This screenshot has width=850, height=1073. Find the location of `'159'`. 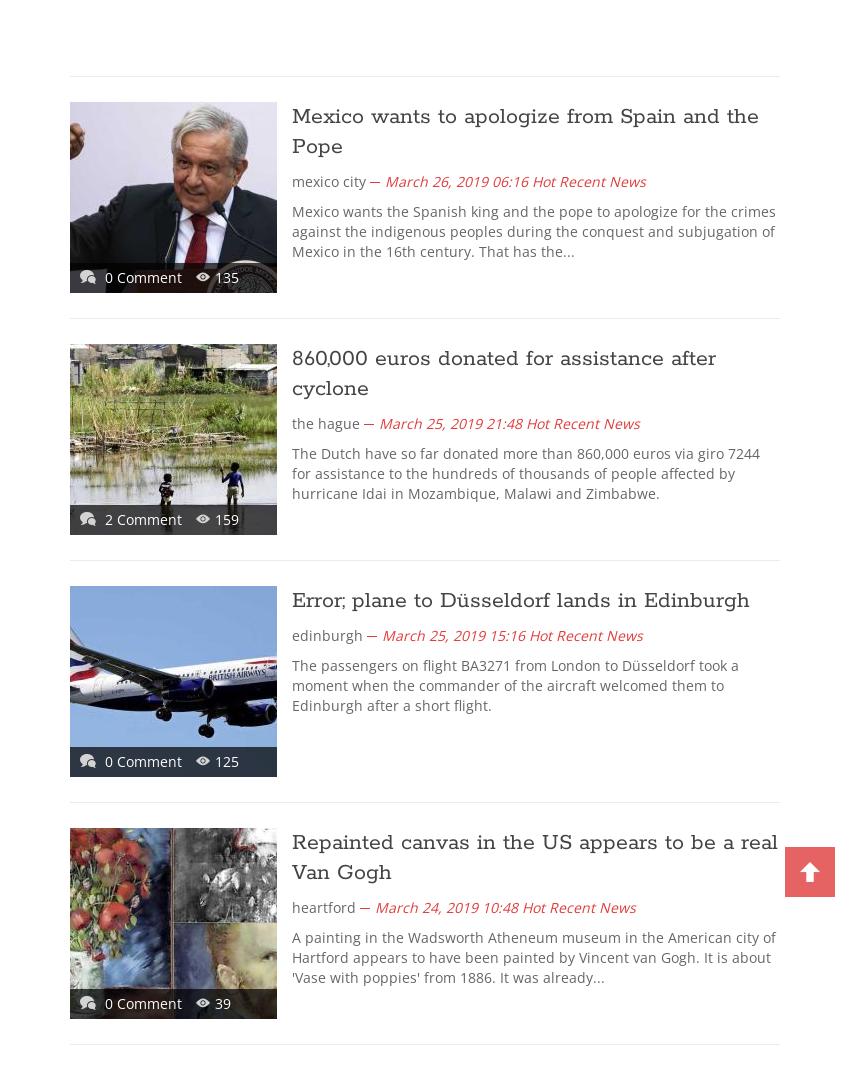

'159' is located at coordinates (214, 518).